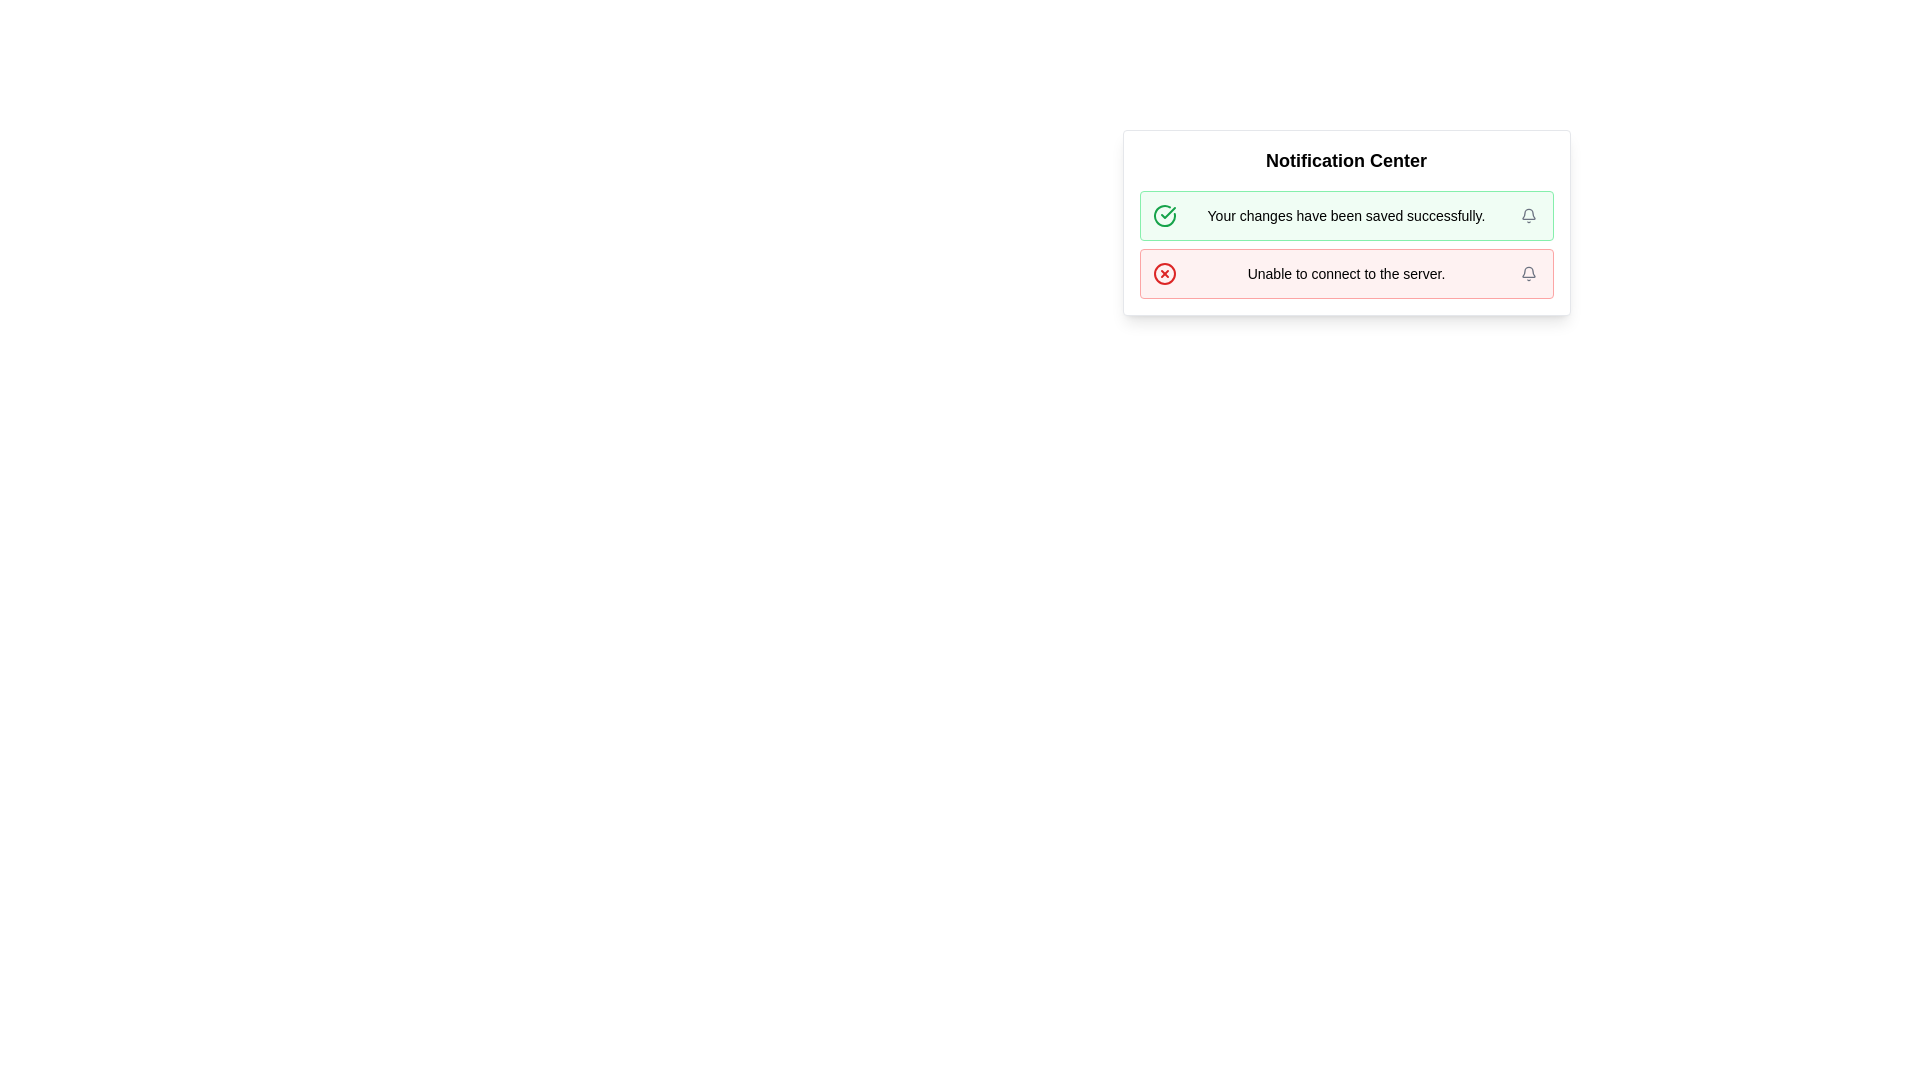 The height and width of the screenshot is (1080, 1920). I want to click on the bell icon, which is a simplistic outline structure located in the top-right corner of the notification center, so click(1527, 272).